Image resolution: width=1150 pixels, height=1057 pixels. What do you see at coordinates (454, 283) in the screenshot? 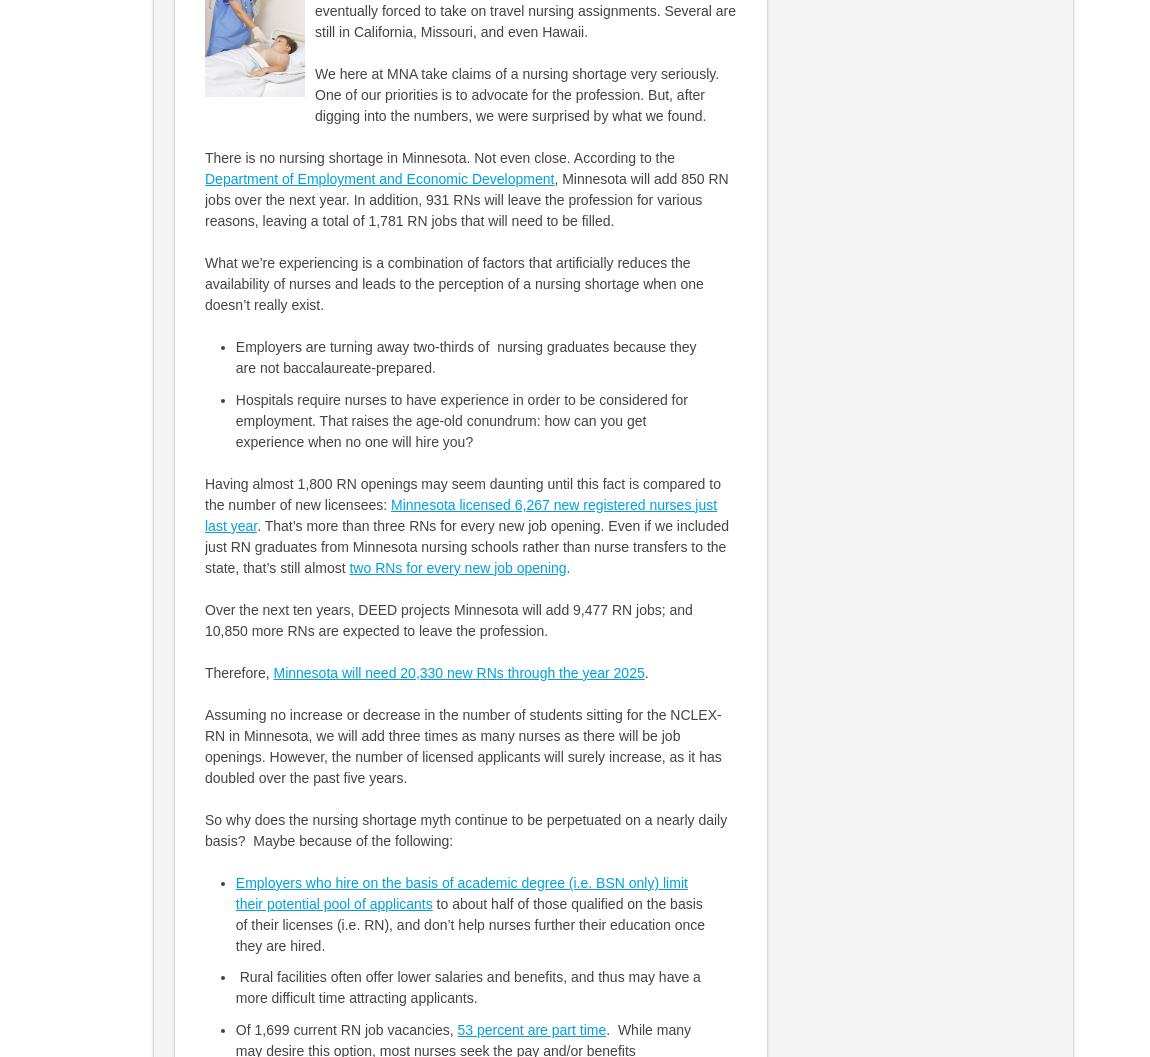
I see `'What we’re experiencing is a combination of factors that artificially reduces the availability of nurses and leads to the perception of a nursing shortage when one doesn’t really exist.'` at bounding box center [454, 283].